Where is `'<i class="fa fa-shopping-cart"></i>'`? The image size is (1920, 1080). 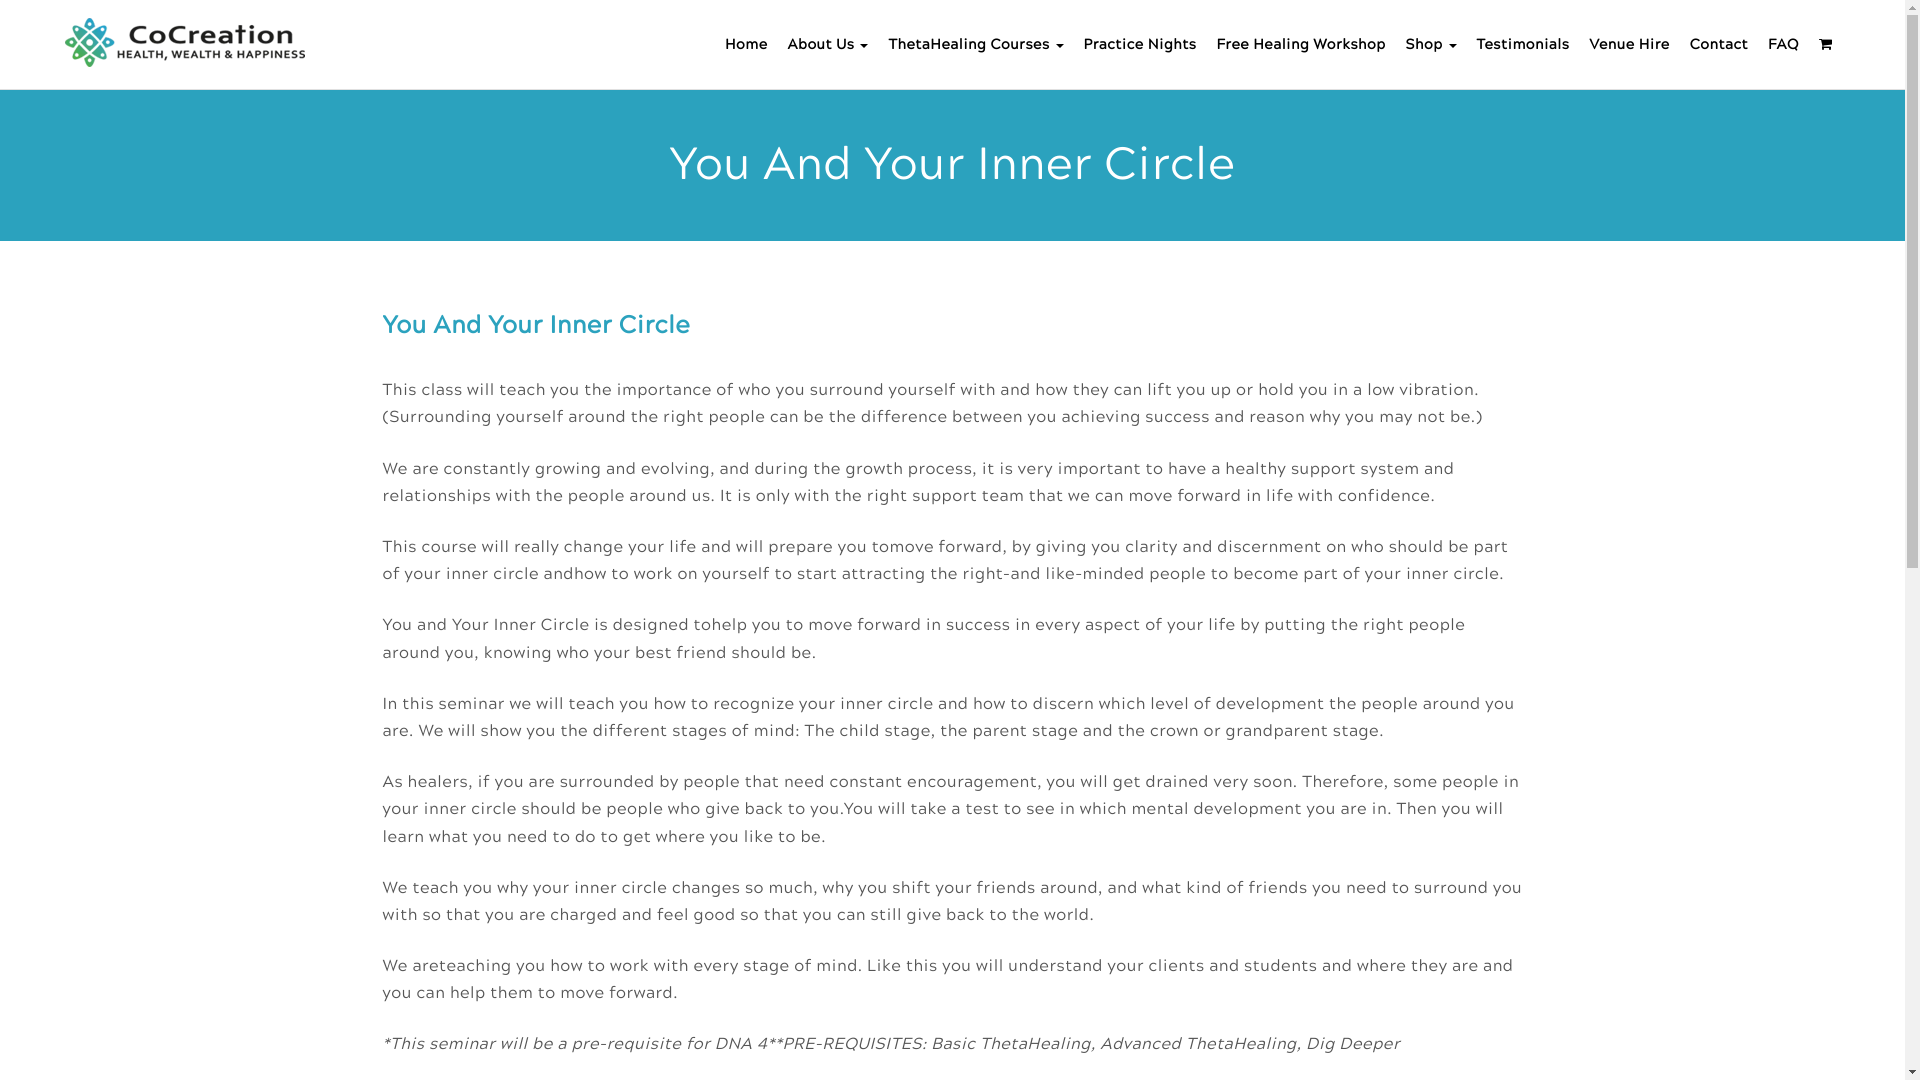 '<i class="fa fa-shopping-cart"></i>' is located at coordinates (1825, 42).